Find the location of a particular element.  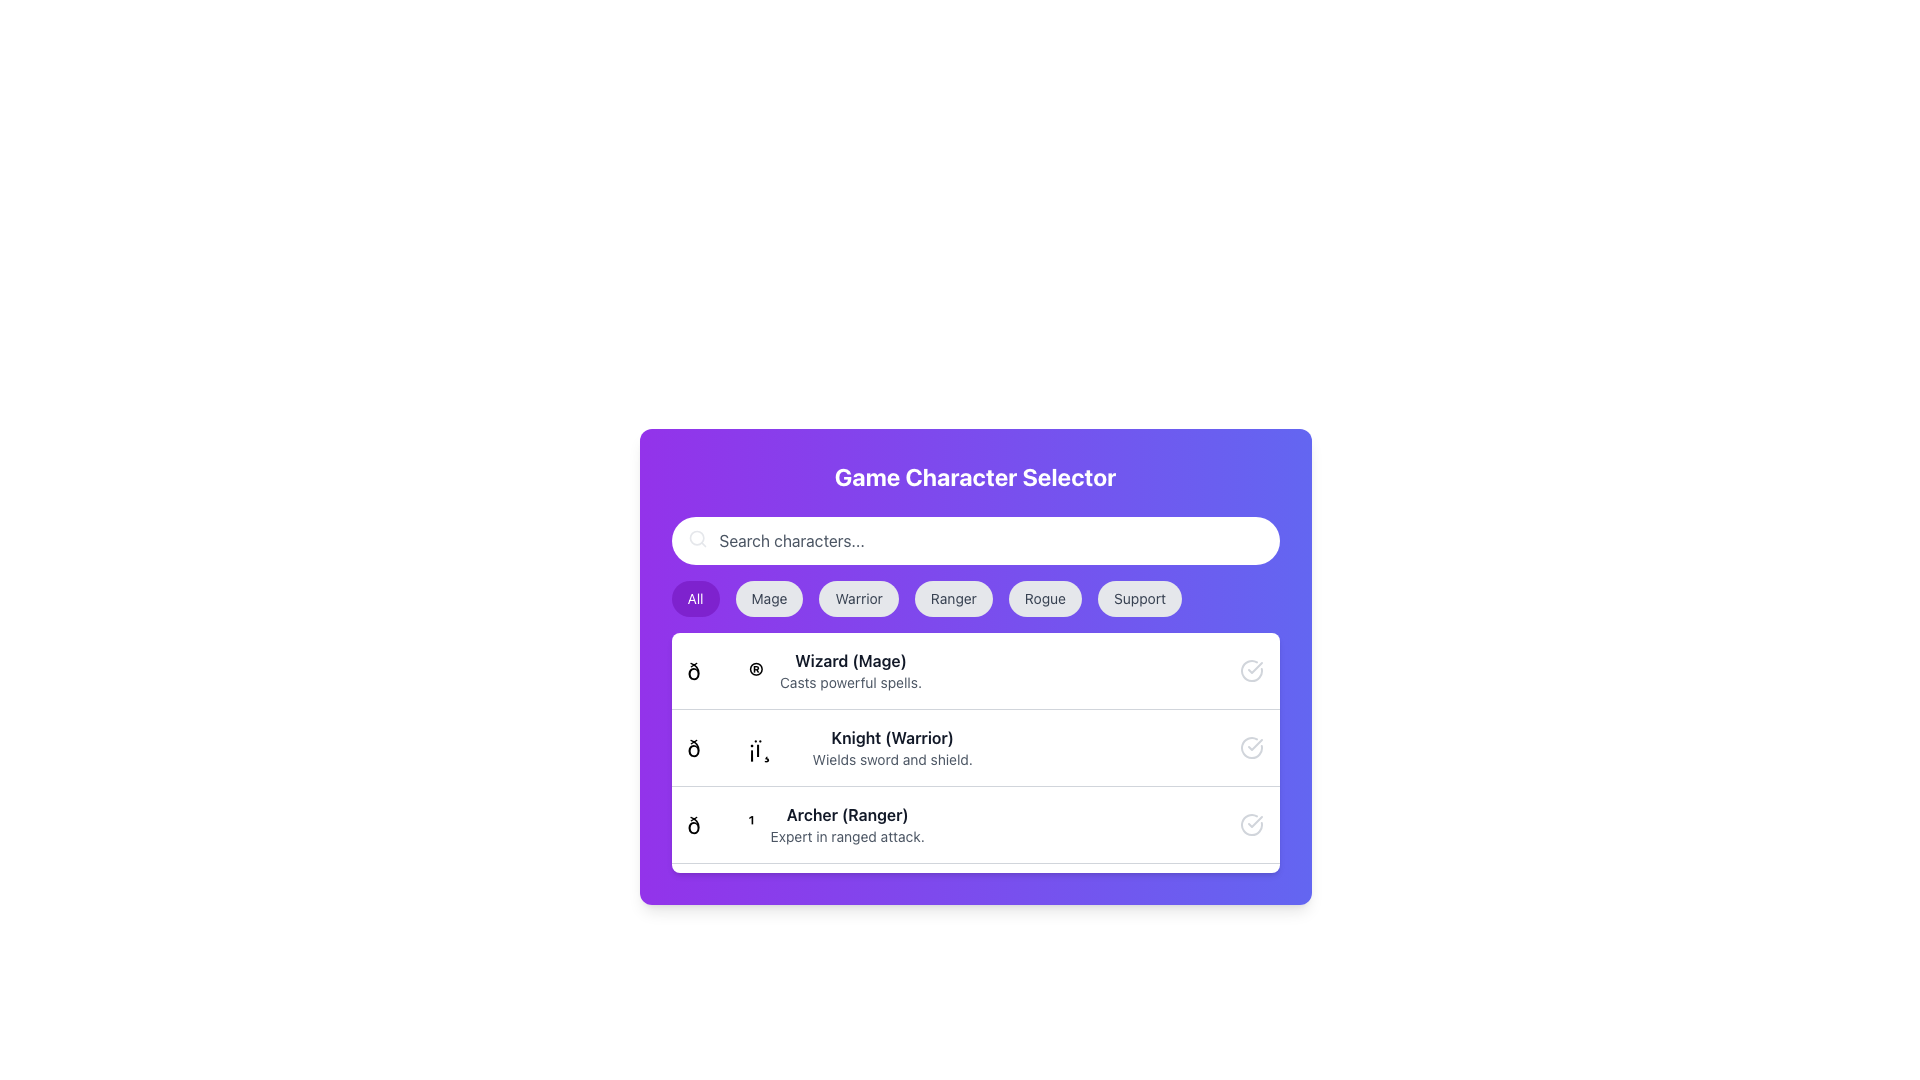

the first list item in the character selector list that describes the 'Wizard (Mage)' character type is located at coordinates (975, 667).